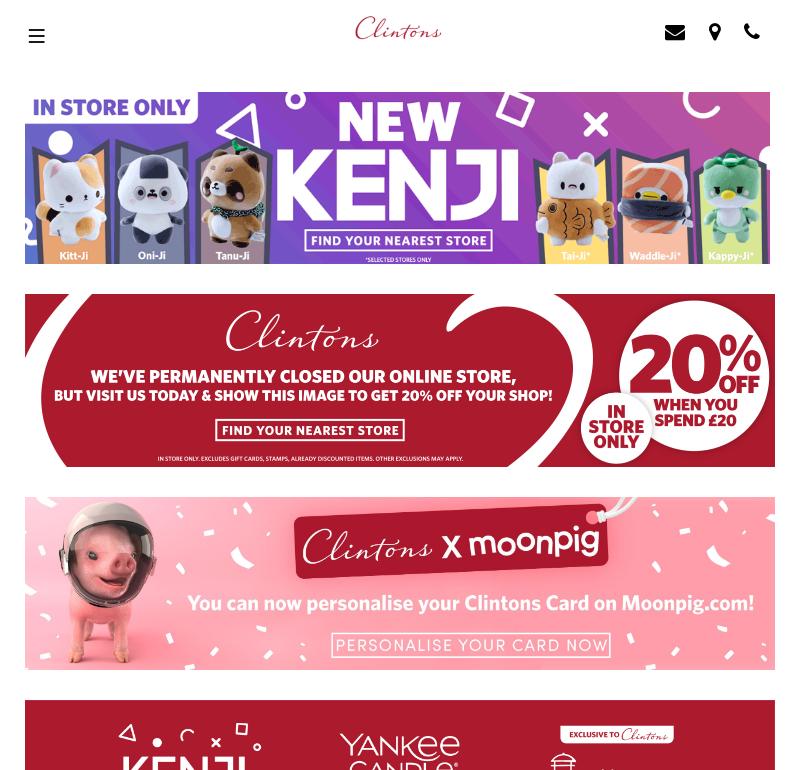  What do you see at coordinates (25, 593) in the screenshot?
I see `'Contact Us'` at bounding box center [25, 593].